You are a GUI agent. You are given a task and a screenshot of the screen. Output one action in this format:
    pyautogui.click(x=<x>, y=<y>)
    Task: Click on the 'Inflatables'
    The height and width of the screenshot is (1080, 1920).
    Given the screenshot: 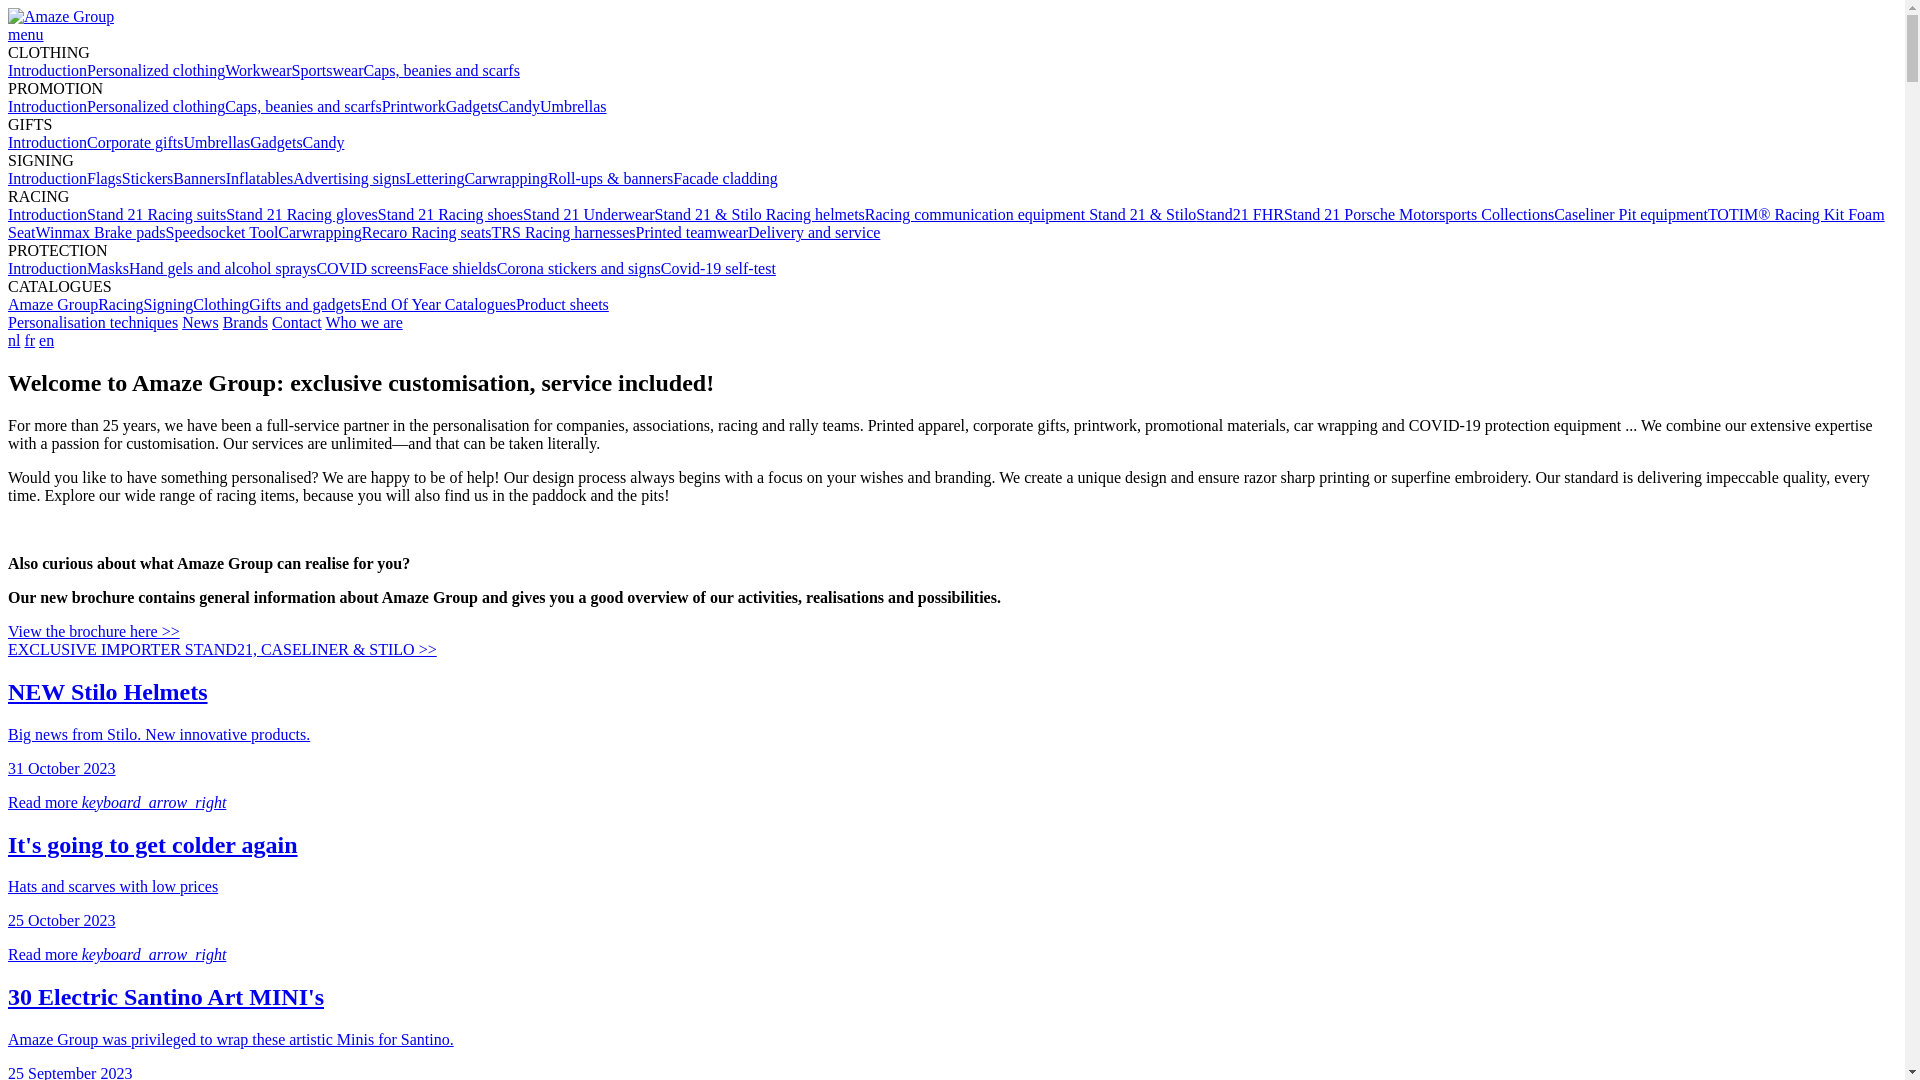 What is the action you would take?
    pyautogui.click(x=258, y=177)
    